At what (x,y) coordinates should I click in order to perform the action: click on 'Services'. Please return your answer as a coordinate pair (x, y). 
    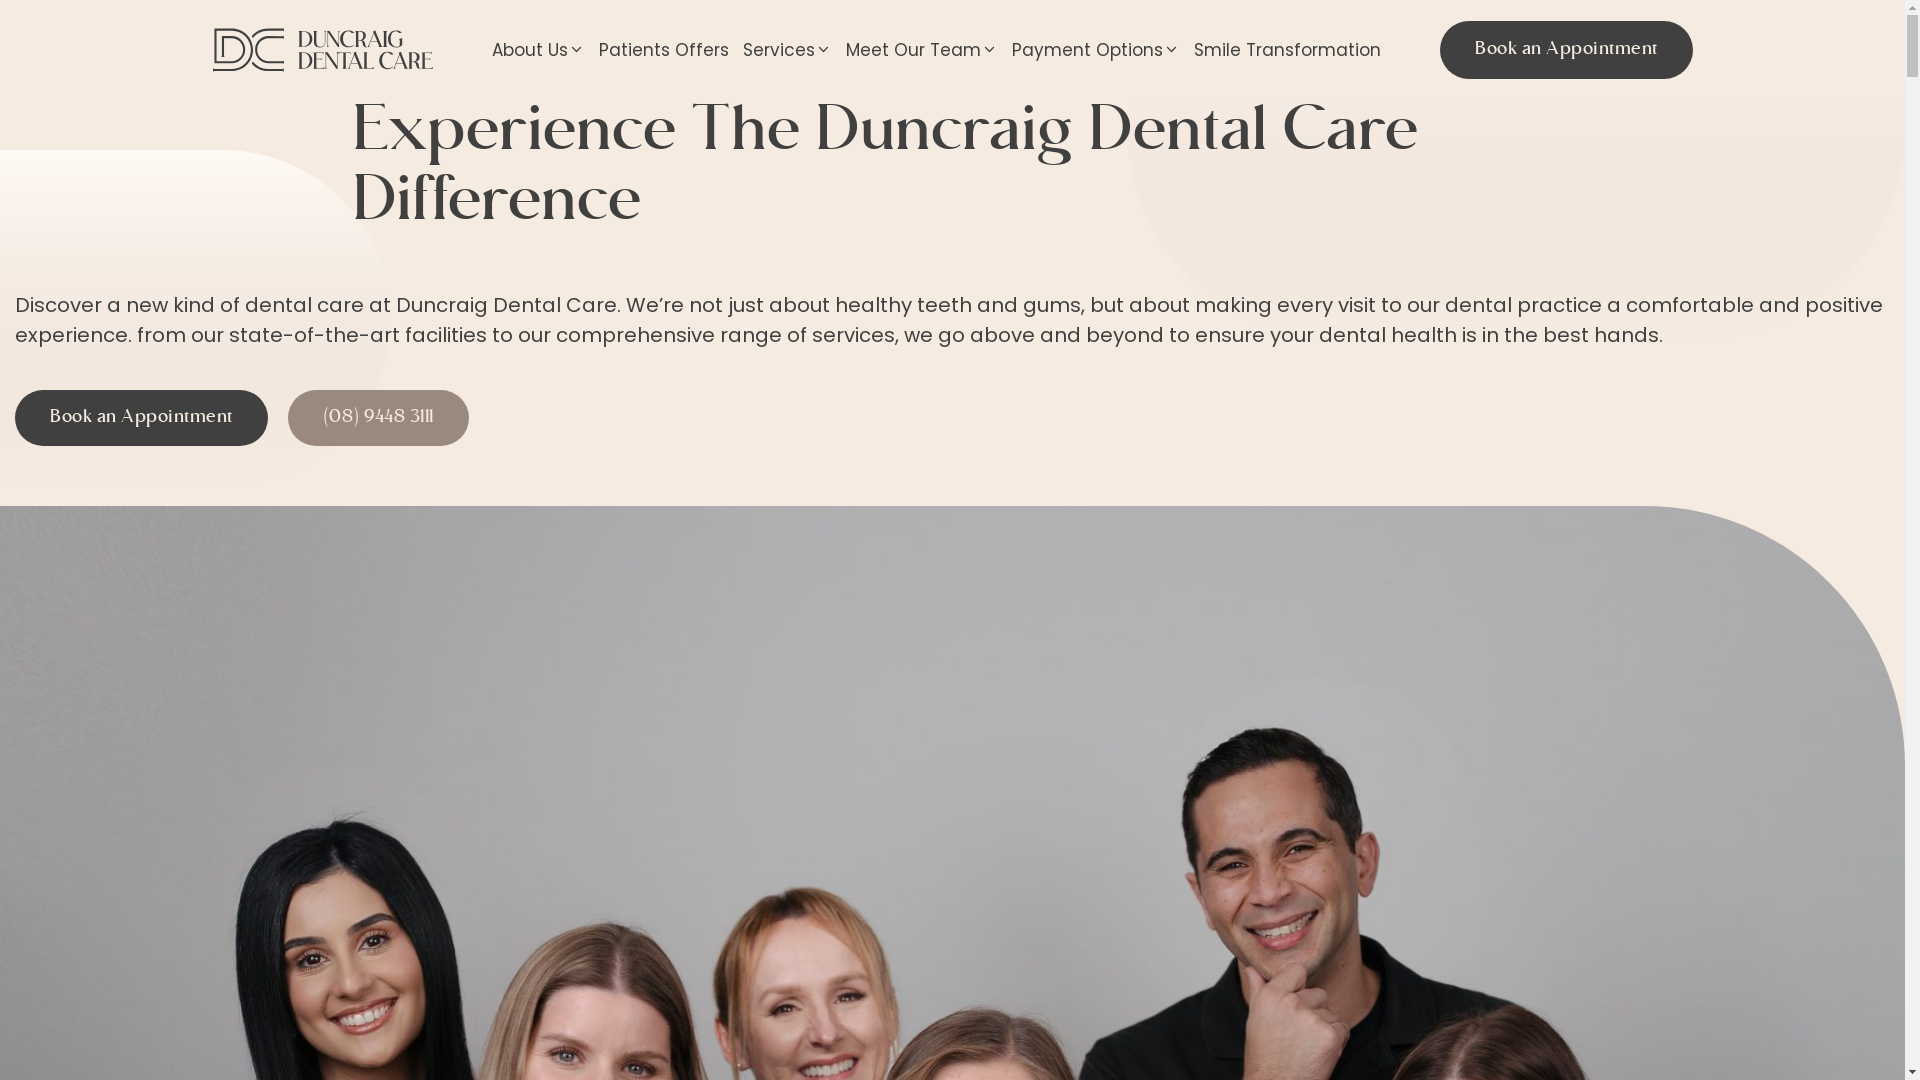
    Looking at the image, I should click on (734, 49).